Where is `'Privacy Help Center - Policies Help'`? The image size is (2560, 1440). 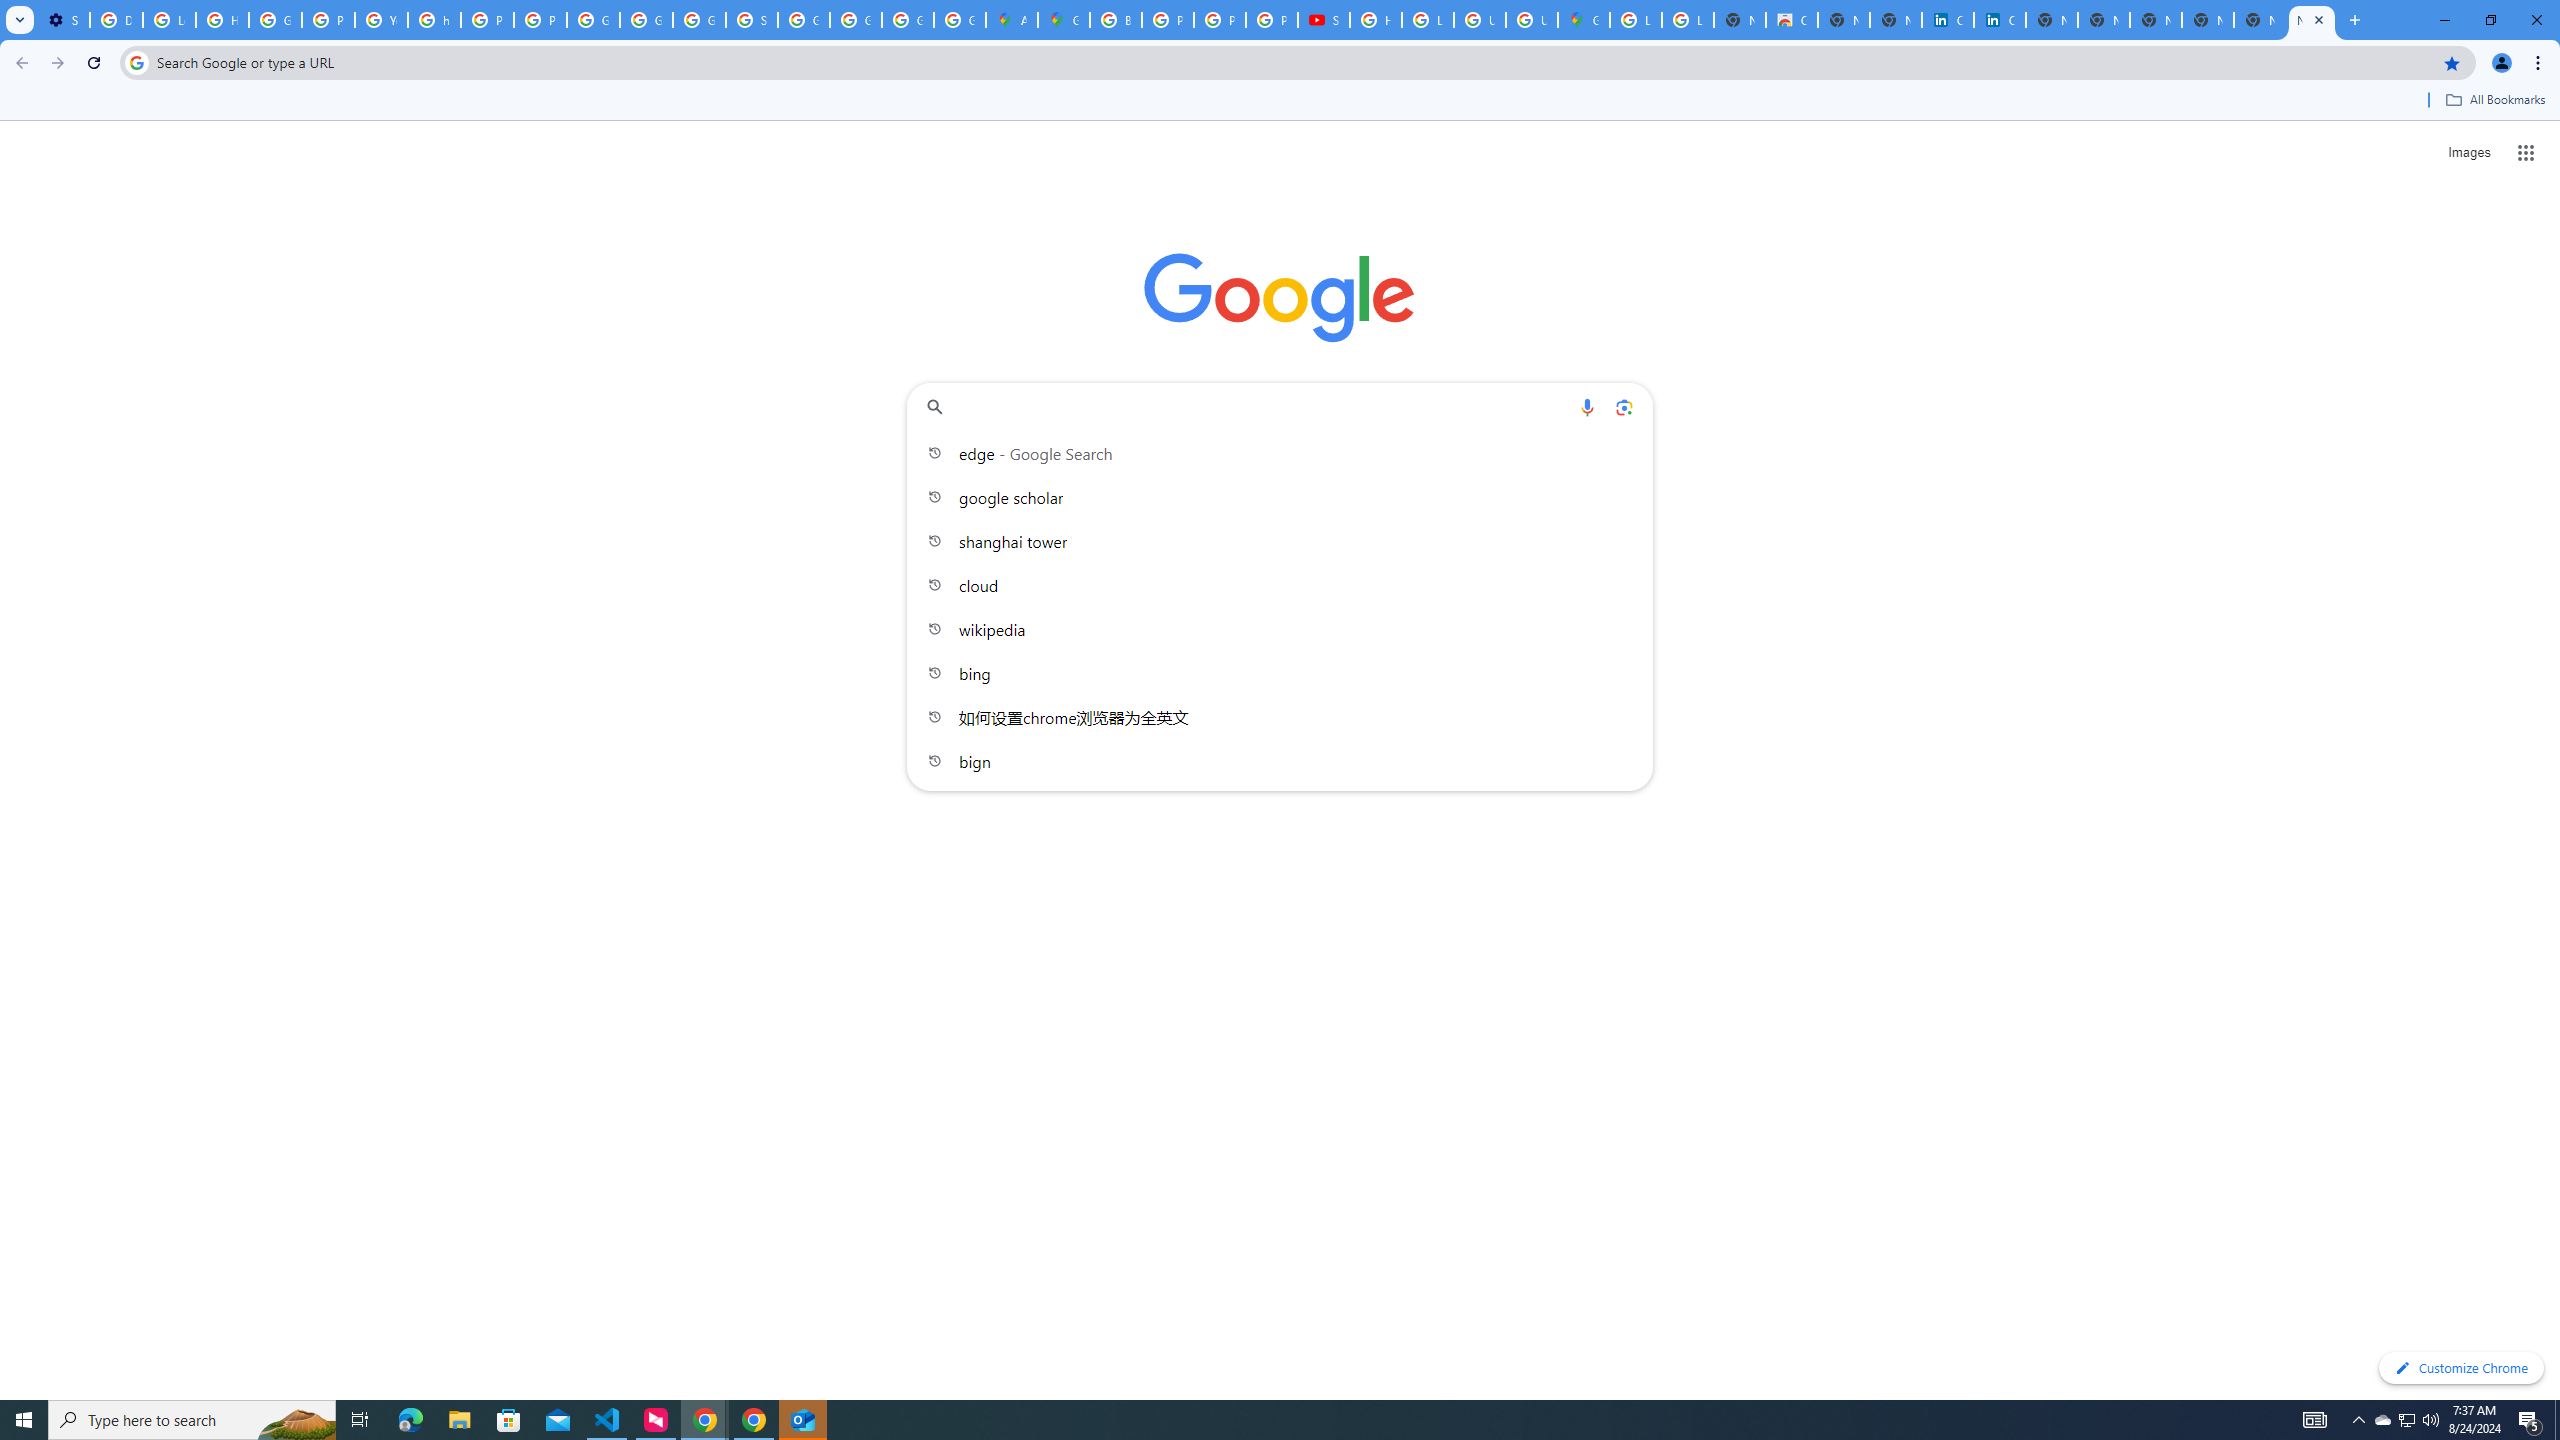 'Privacy Help Center - Policies Help' is located at coordinates (1218, 19).